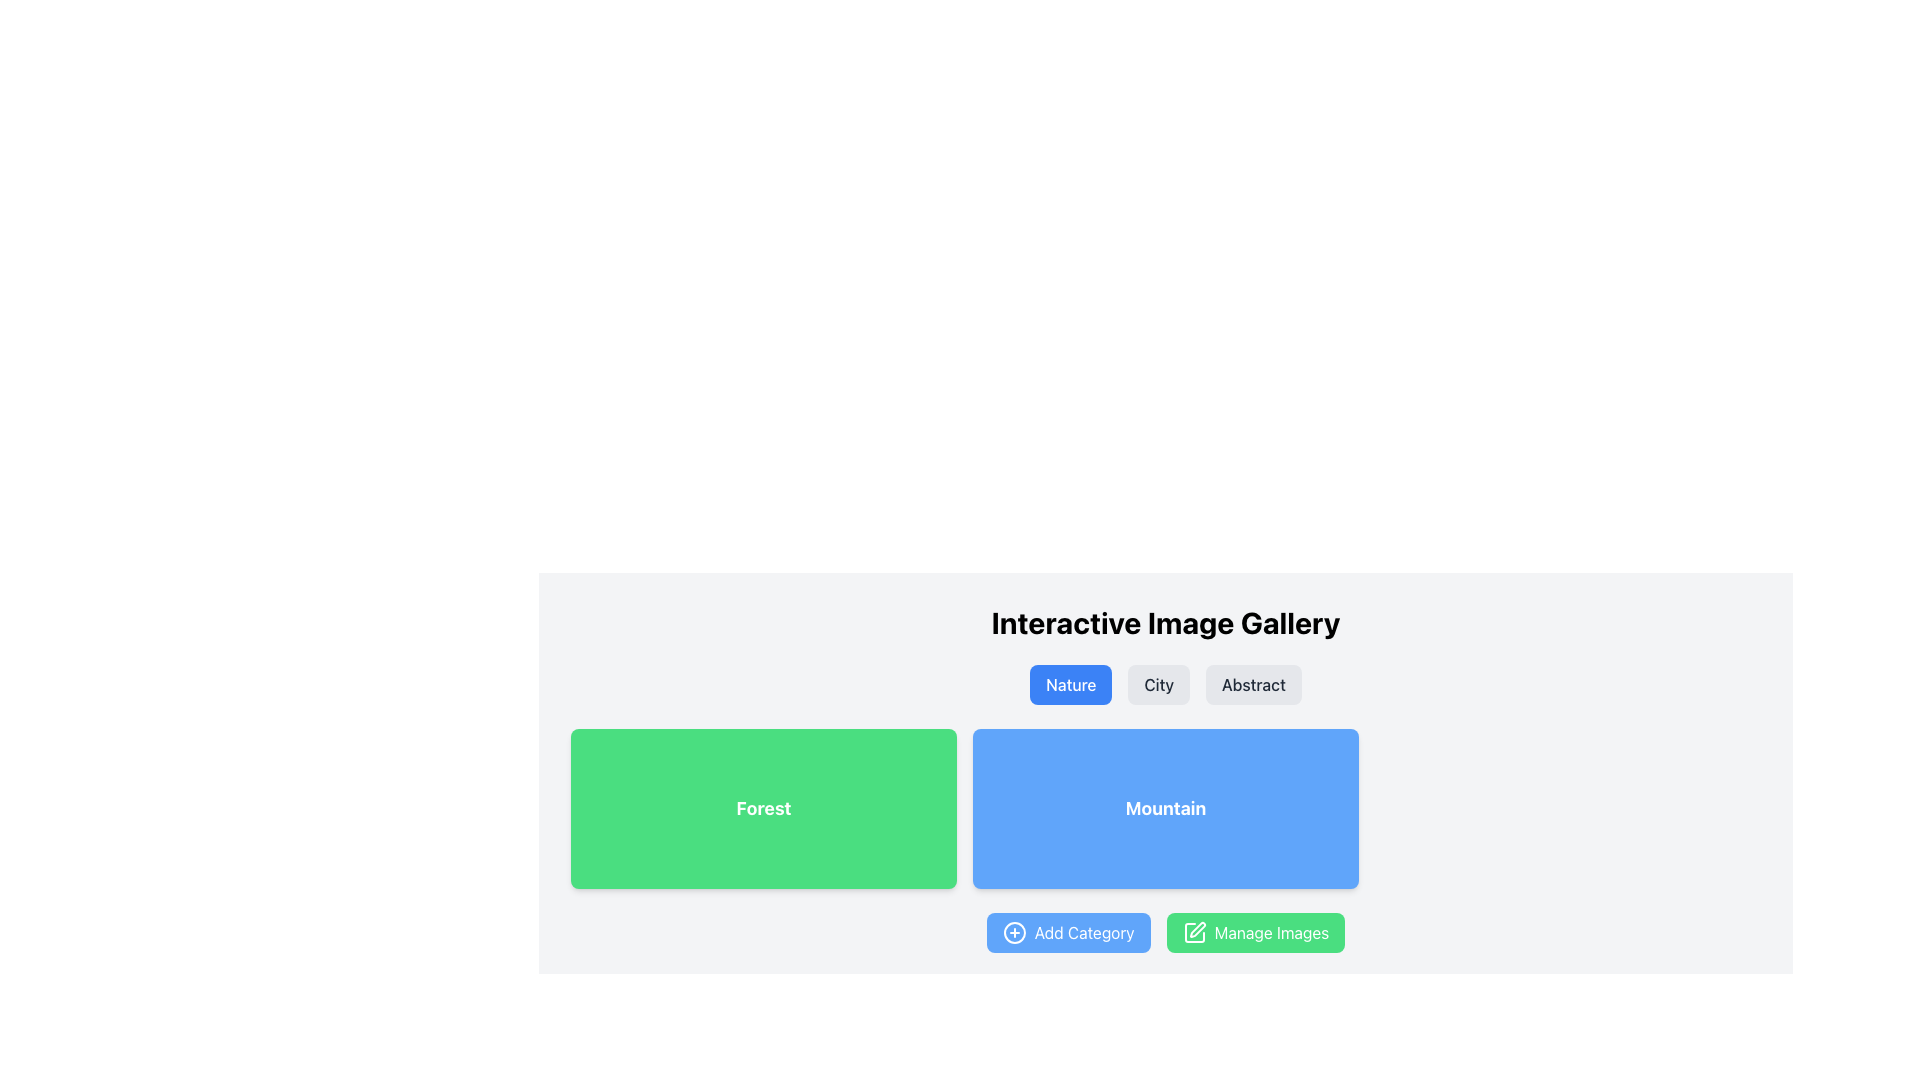 The height and width of the screenshot is (1080, 1920). What do you see at coordinates (1159, 684) in the screenshot?
I see `the 'City' button, which is the second button in a horizontal group of three, located below the title 'Interactive Image Gallery' and between the 'Nature' and 'Abstract' buttons` at bounding box center [1159, 684].